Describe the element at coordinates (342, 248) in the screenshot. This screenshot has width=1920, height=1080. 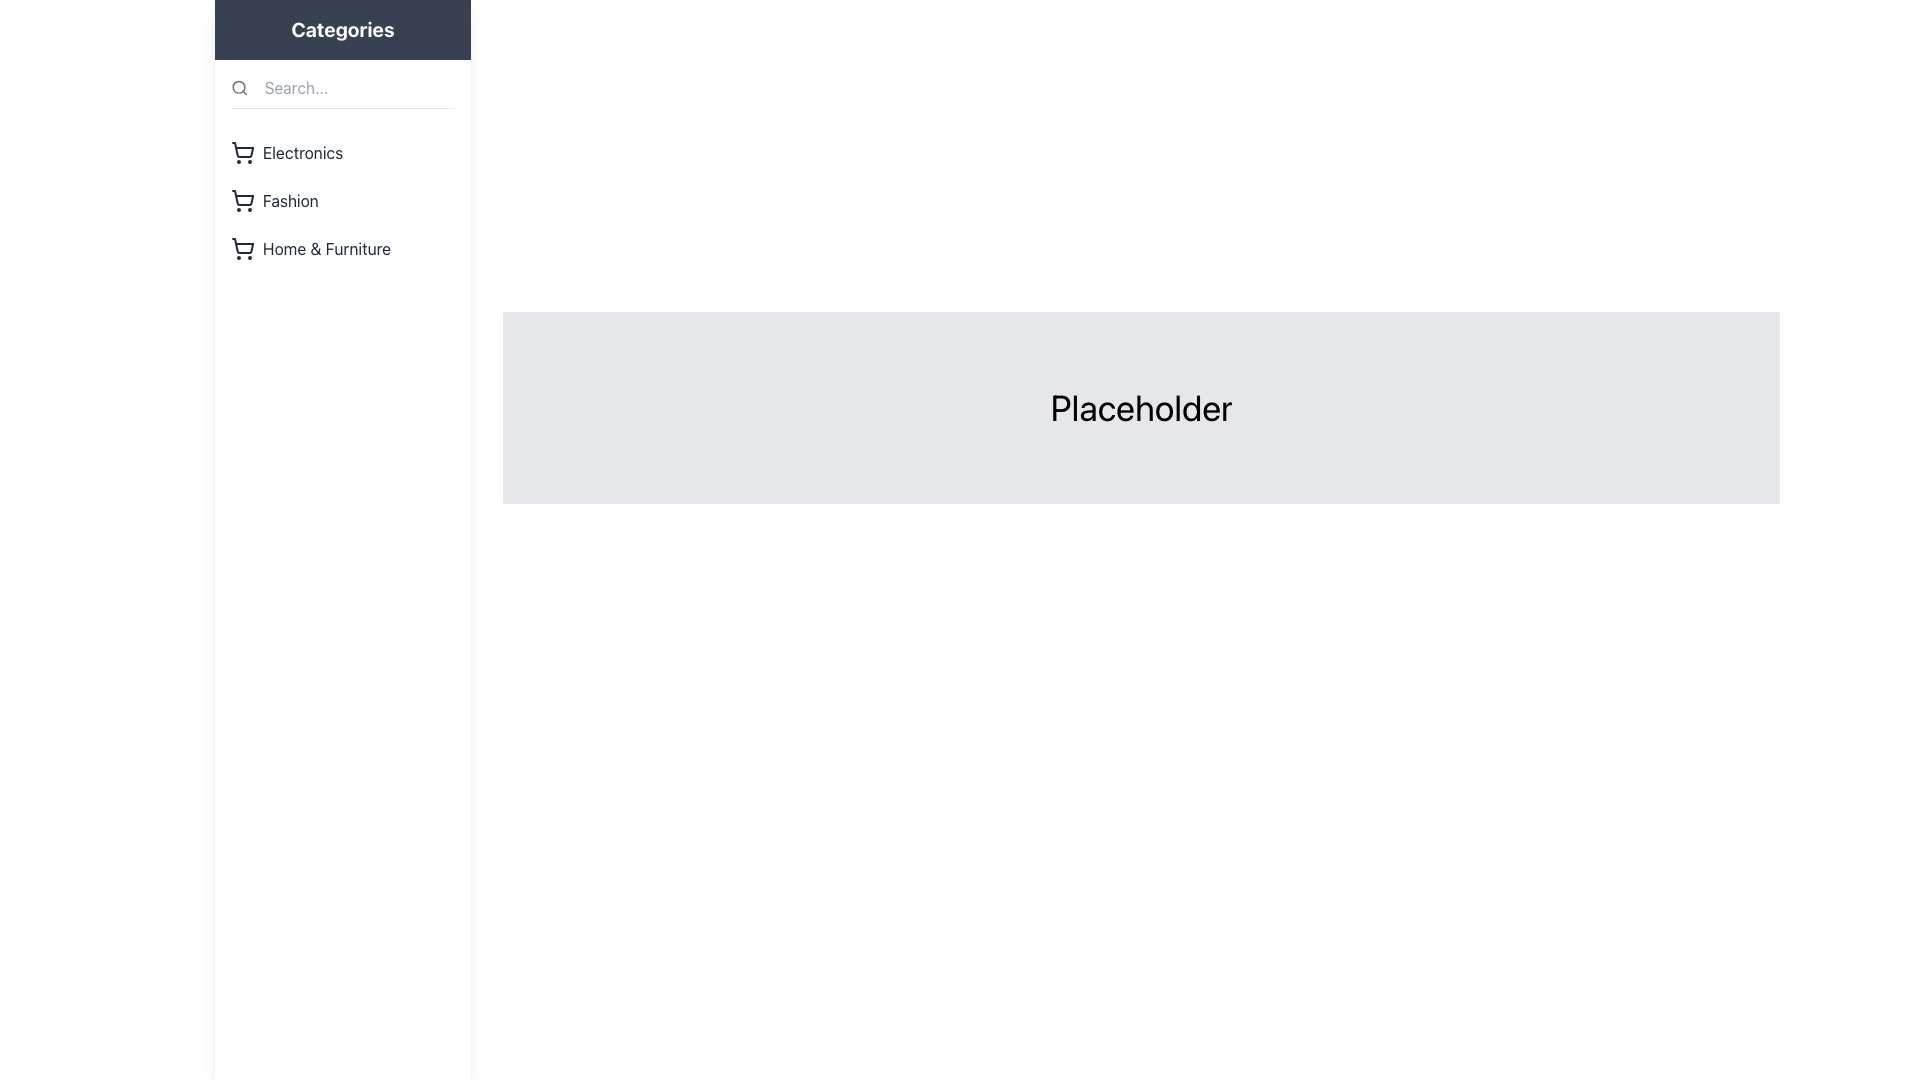
I see `the 'Home & Furniture' menu item, which is the third item in the 'Categories' sidebar menu, displaying a shopping cart icon and styled in a sans-serif font` at that location.